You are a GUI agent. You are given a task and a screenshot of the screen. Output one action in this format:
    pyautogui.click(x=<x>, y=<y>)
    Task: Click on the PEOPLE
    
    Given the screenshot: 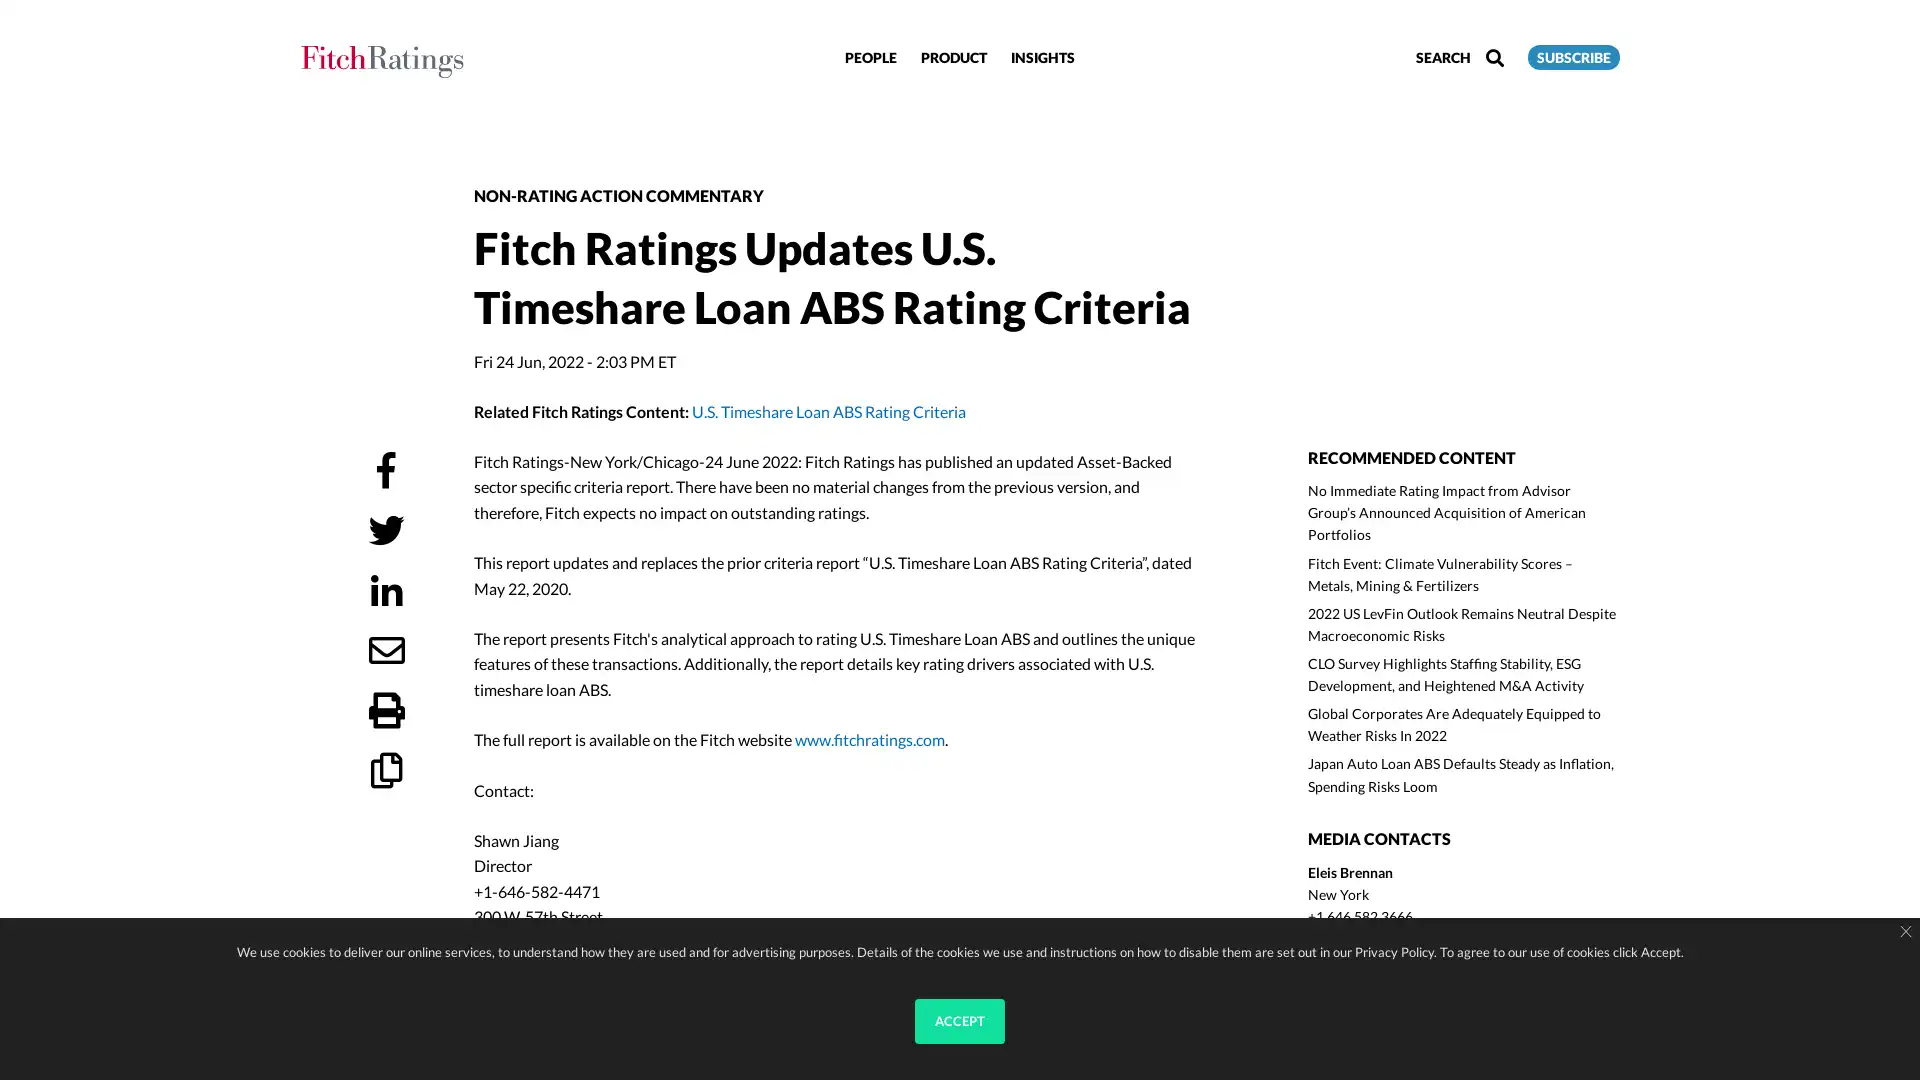 What is the action you would take?
    pyautogui.click(x=870, y=55)
    